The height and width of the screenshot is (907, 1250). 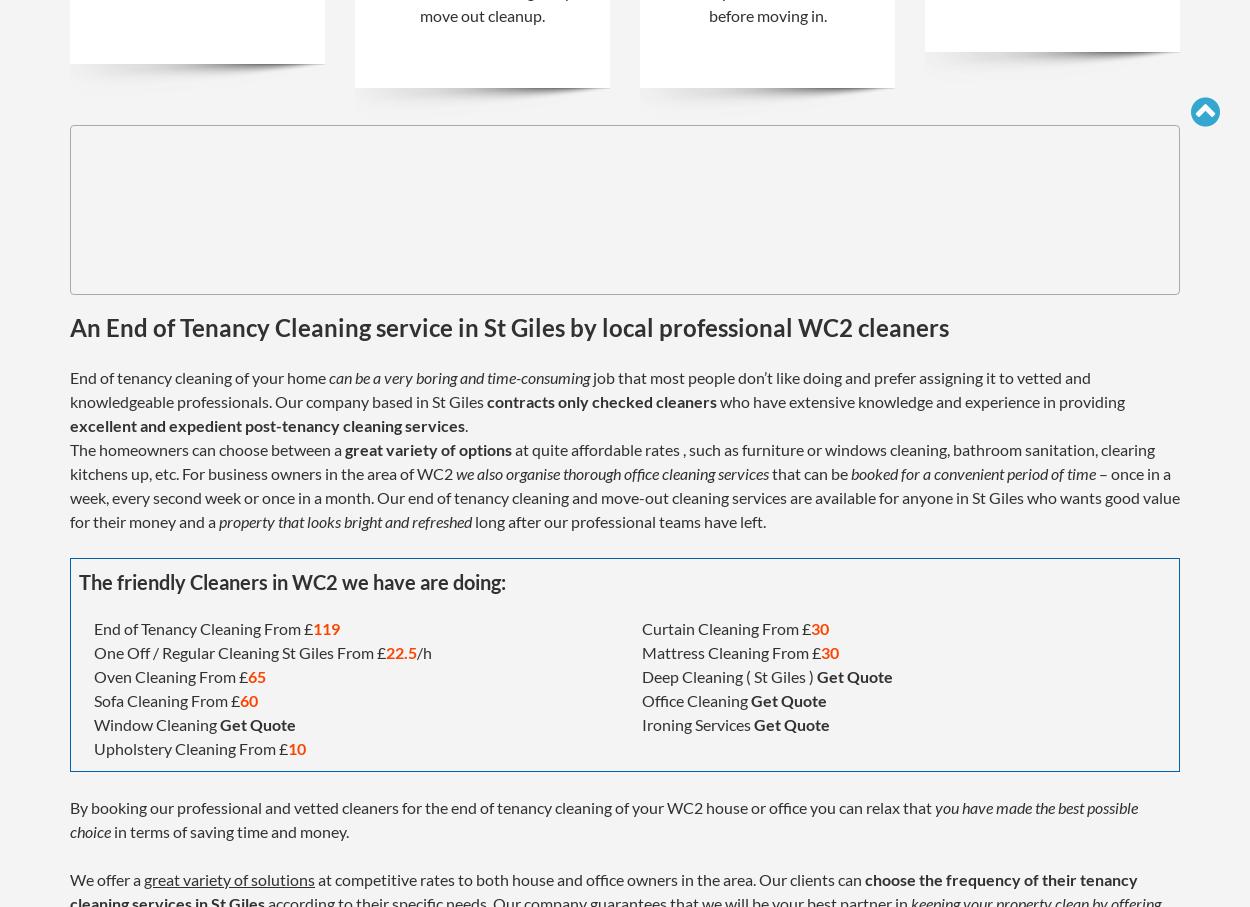 What do you see at coordinates (206, 447) in the screenshot?
I see `'The homeowners can choose between a'` at bounding box center [206, 447].